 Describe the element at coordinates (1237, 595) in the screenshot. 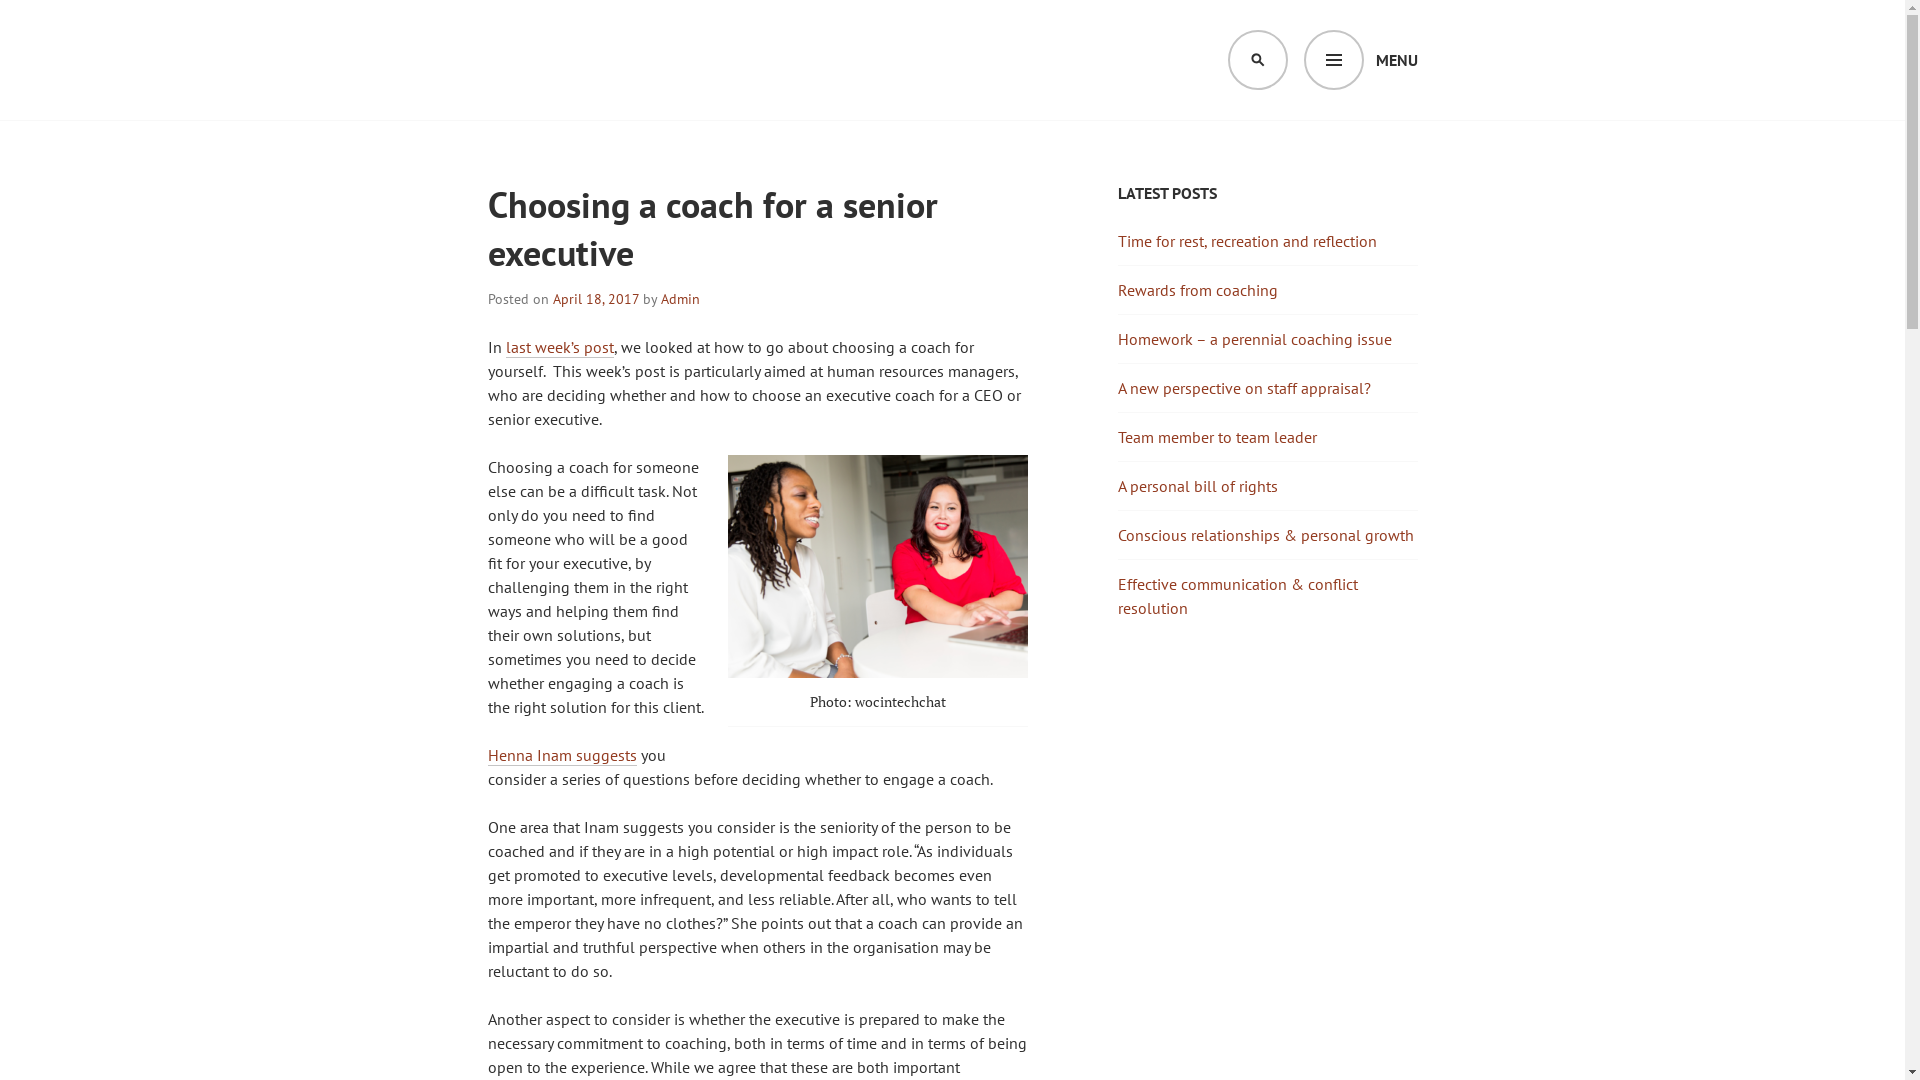

I see `'Effective communication & conflict resolution'` at that location.